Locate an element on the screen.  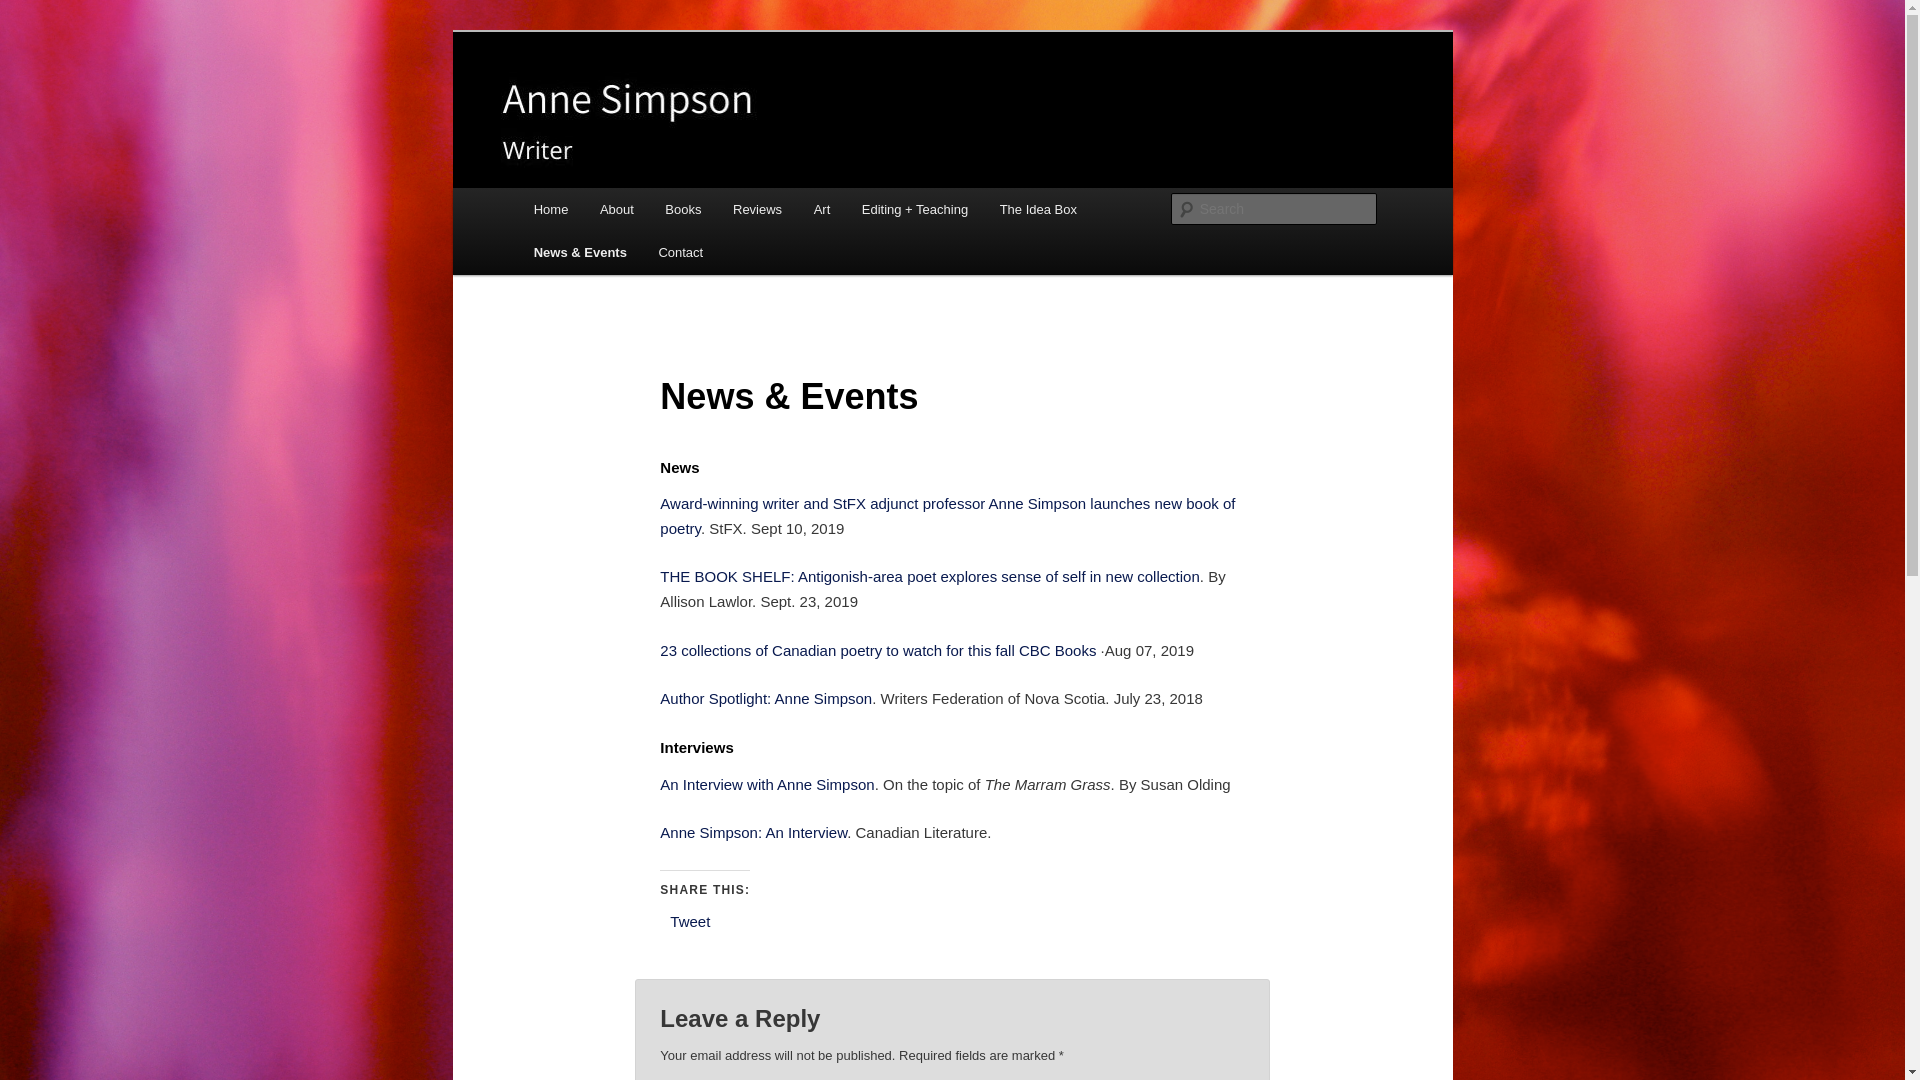
'About' is located at coordinates (583, 209).